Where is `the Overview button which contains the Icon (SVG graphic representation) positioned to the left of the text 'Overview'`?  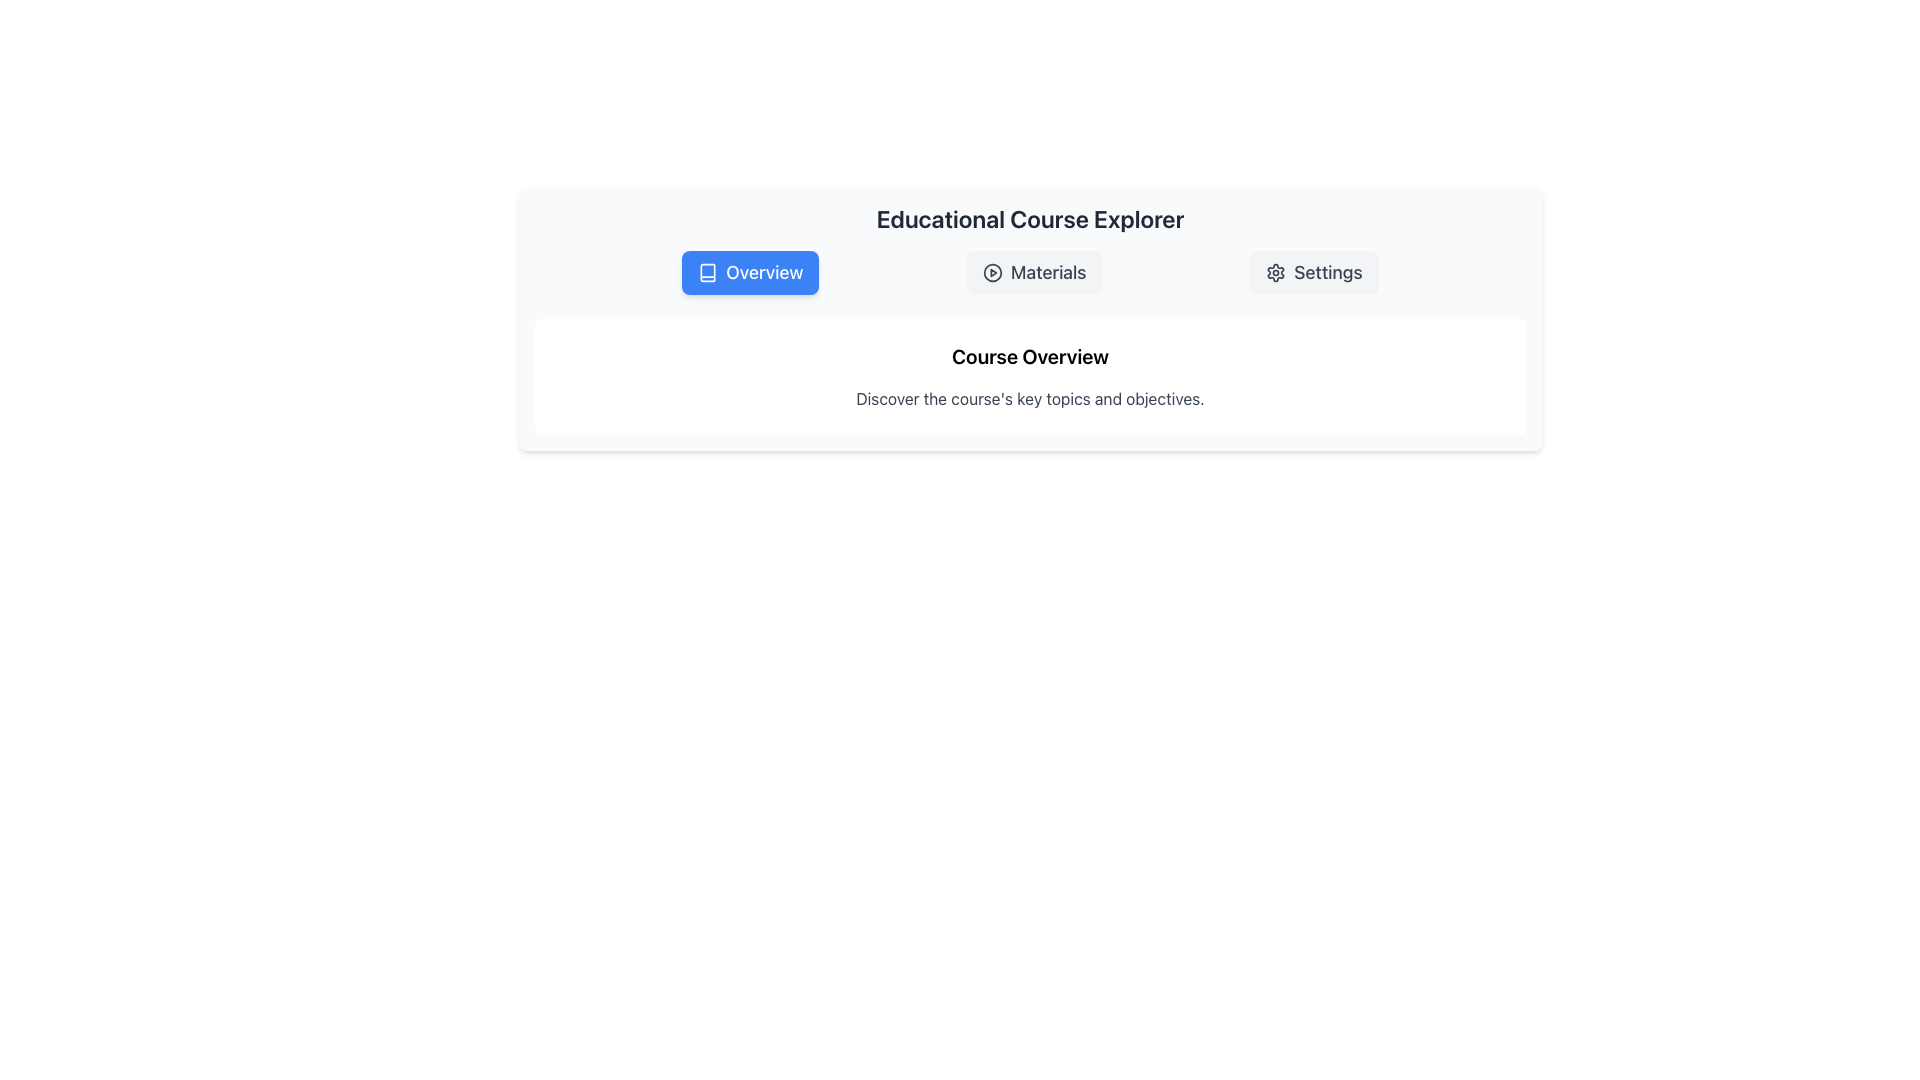
the Overview button which contains the Icon (SVG graphic representation) positioned to the left of the text 'Overview' is located at coordinates (708, 273).